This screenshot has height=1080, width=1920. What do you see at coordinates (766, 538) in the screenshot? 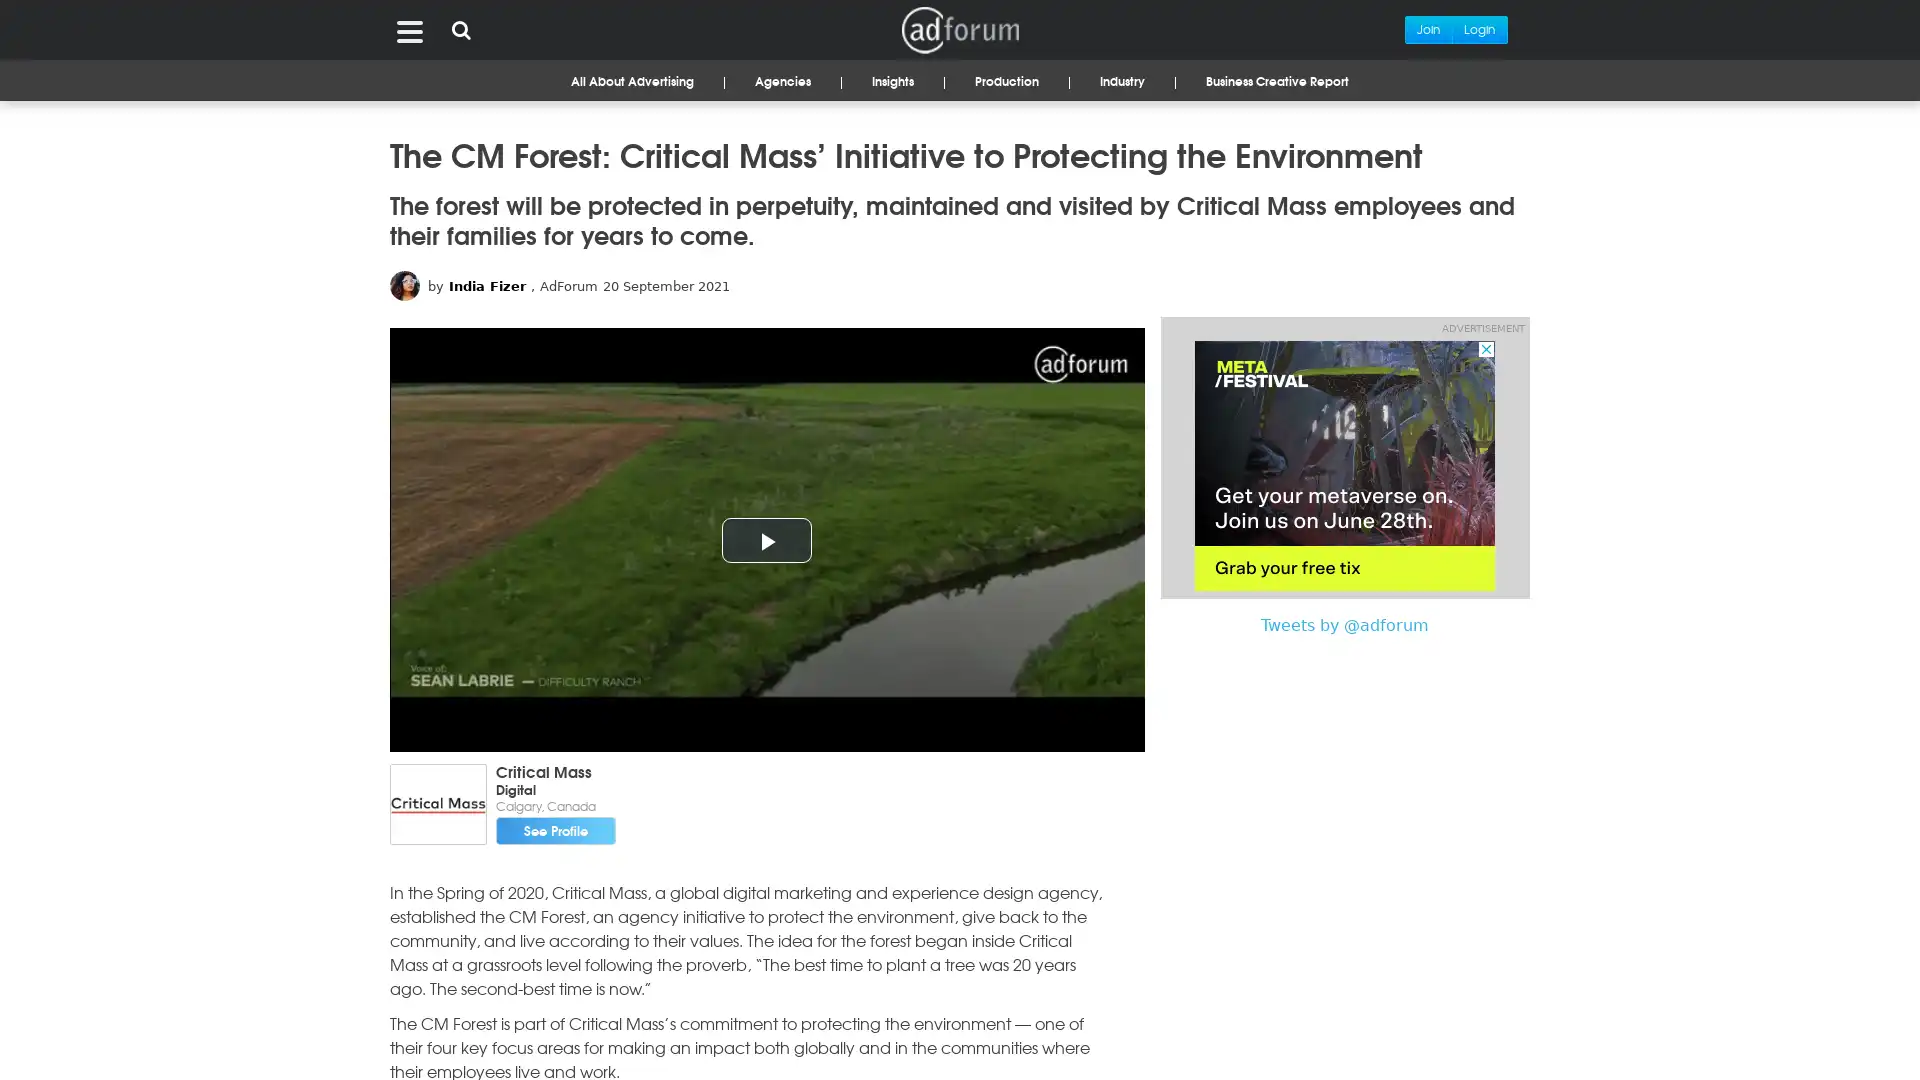
I see `Play Video` at bounding box center [766, 538].